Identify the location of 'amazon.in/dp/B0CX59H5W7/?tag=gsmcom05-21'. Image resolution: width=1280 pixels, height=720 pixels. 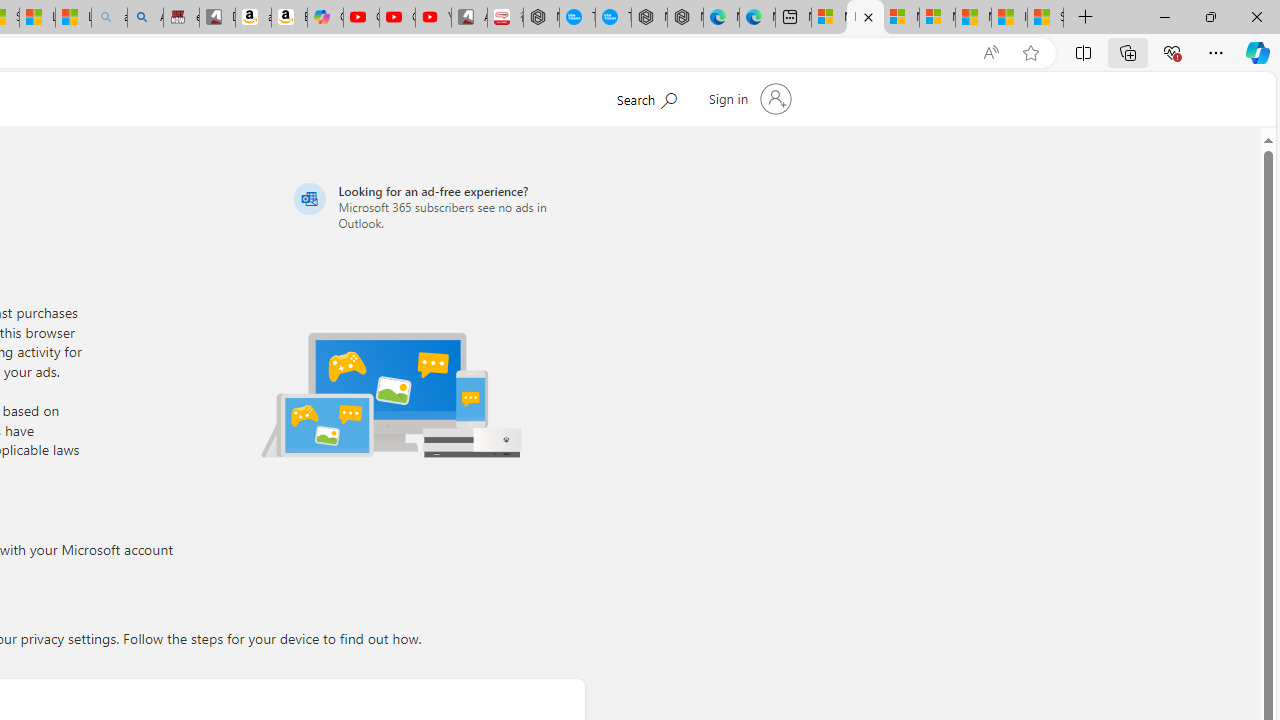
(252, 17).